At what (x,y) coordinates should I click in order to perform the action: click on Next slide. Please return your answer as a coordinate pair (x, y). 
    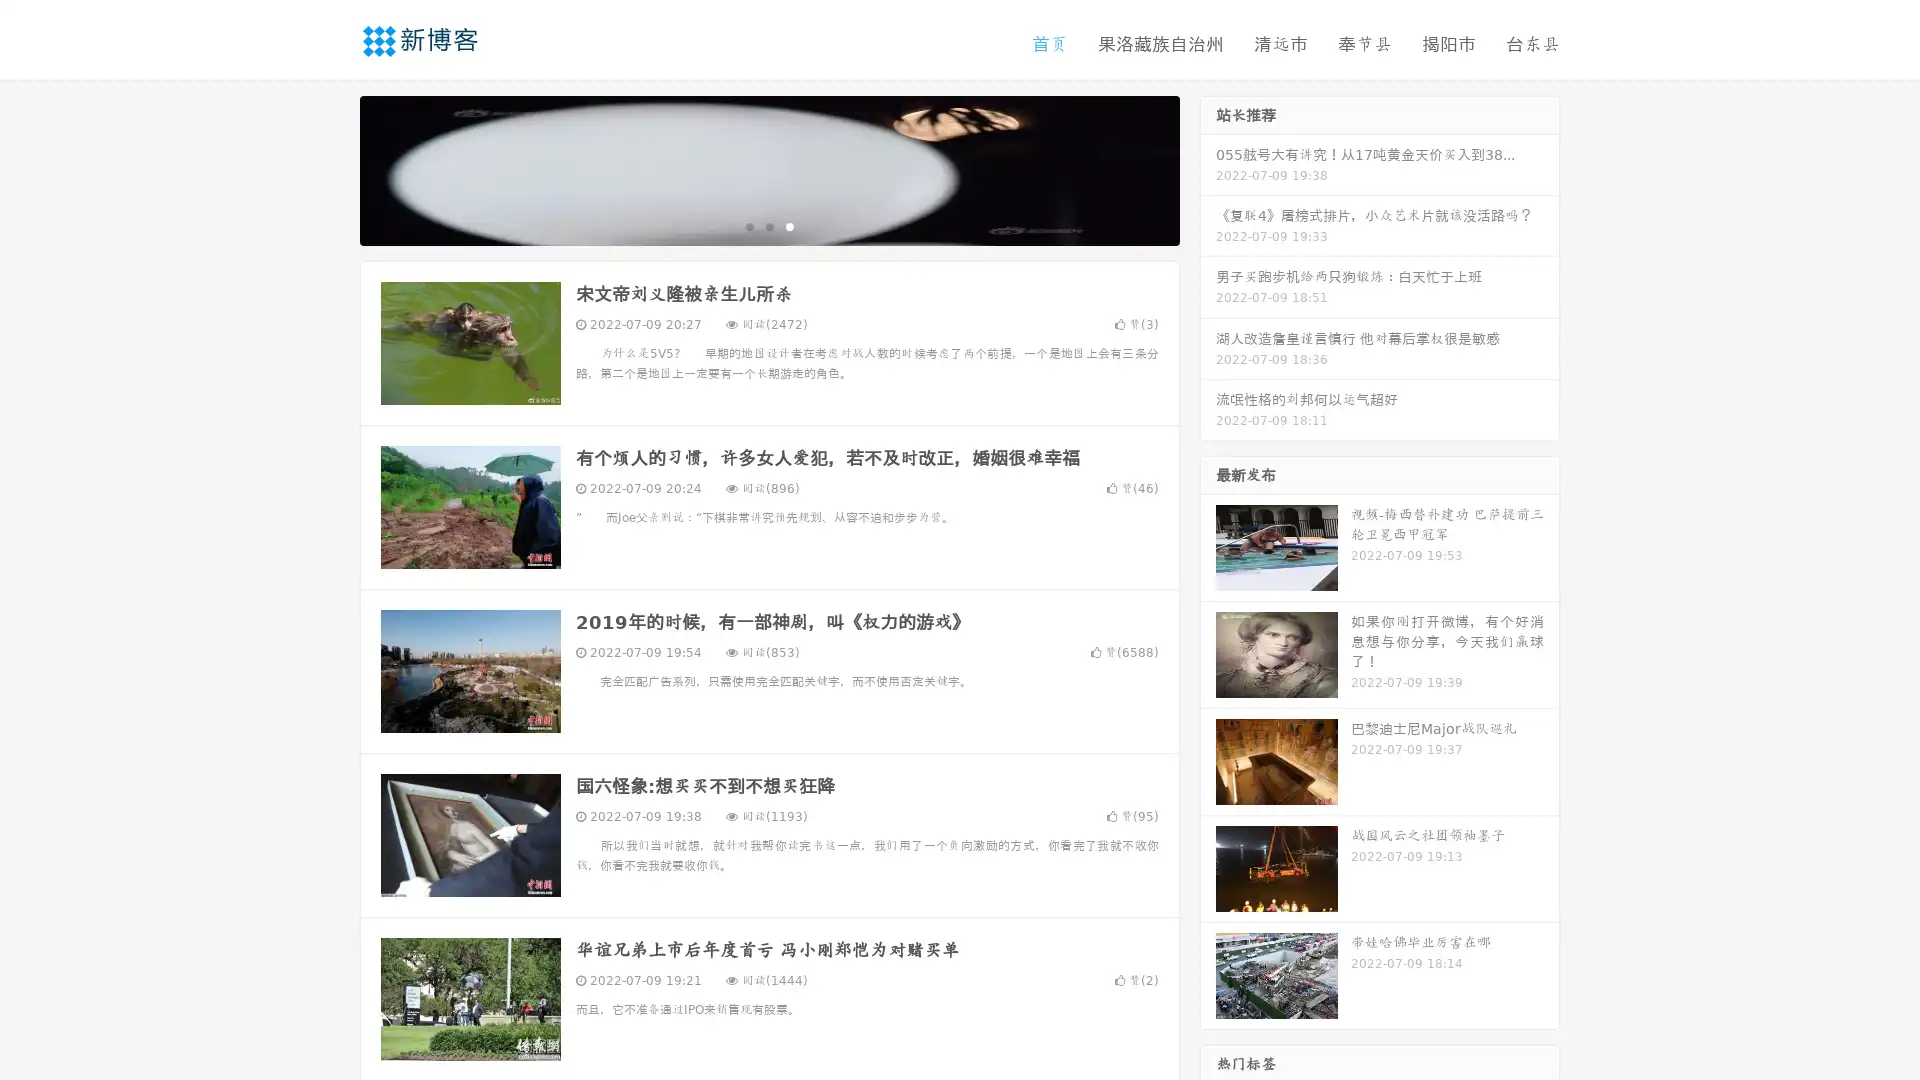
    Looking at the image, I should click on (1208, 168).